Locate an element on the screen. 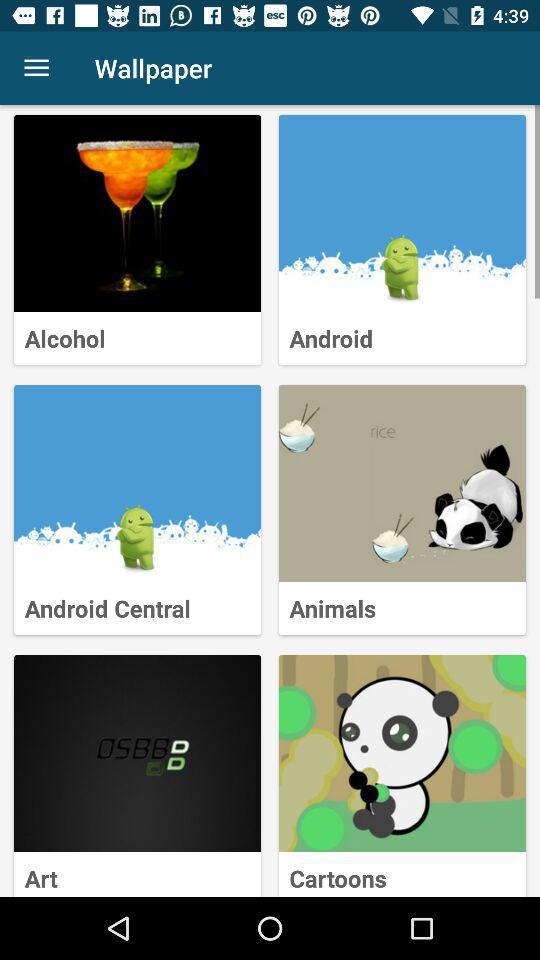 This screenshot has width=540, height=960. art wallpaper collection is located at coordinates (136, 752).